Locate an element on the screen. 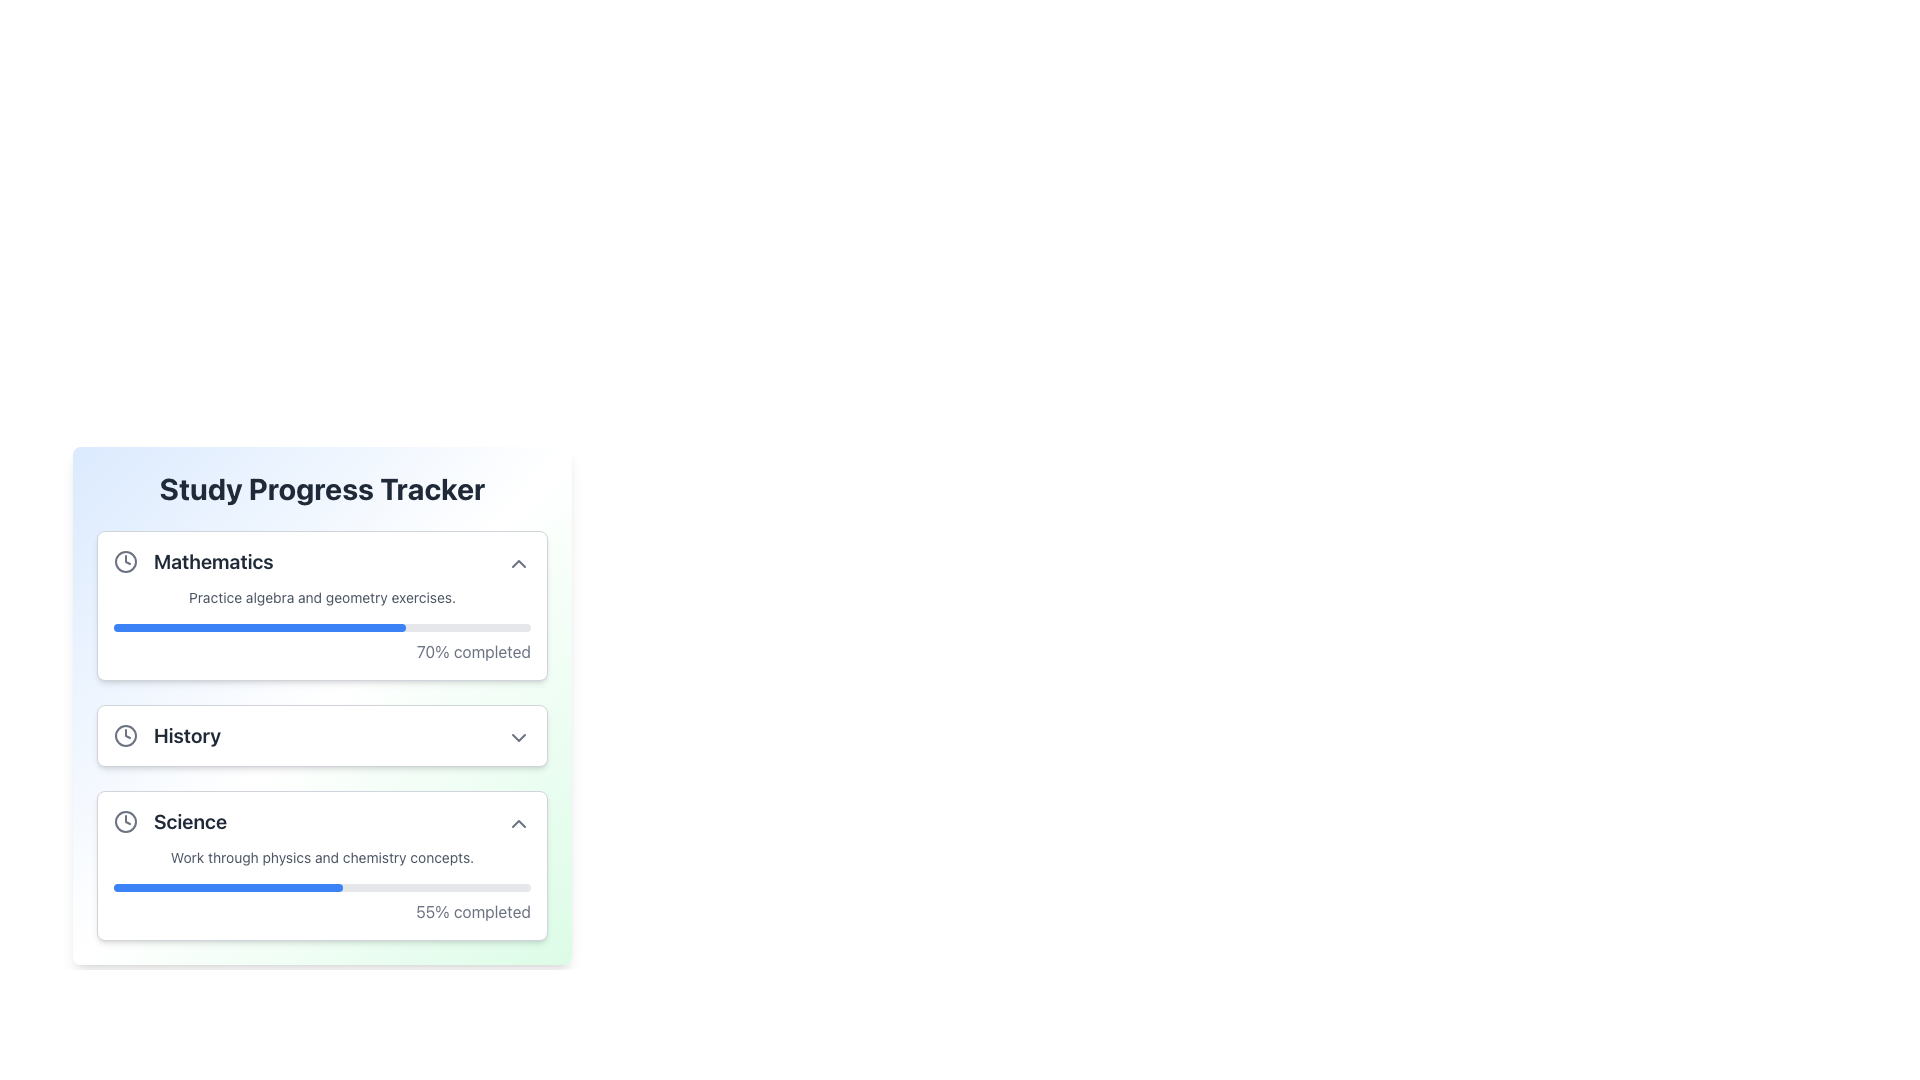 The width and height of the screenshot is (1920, 1080). the blue fill segment of the progress bar representing 70% completion in the Mathematics section of the Study Progress Tracker interface for potential interactivity is located at coordinates (258, 627).